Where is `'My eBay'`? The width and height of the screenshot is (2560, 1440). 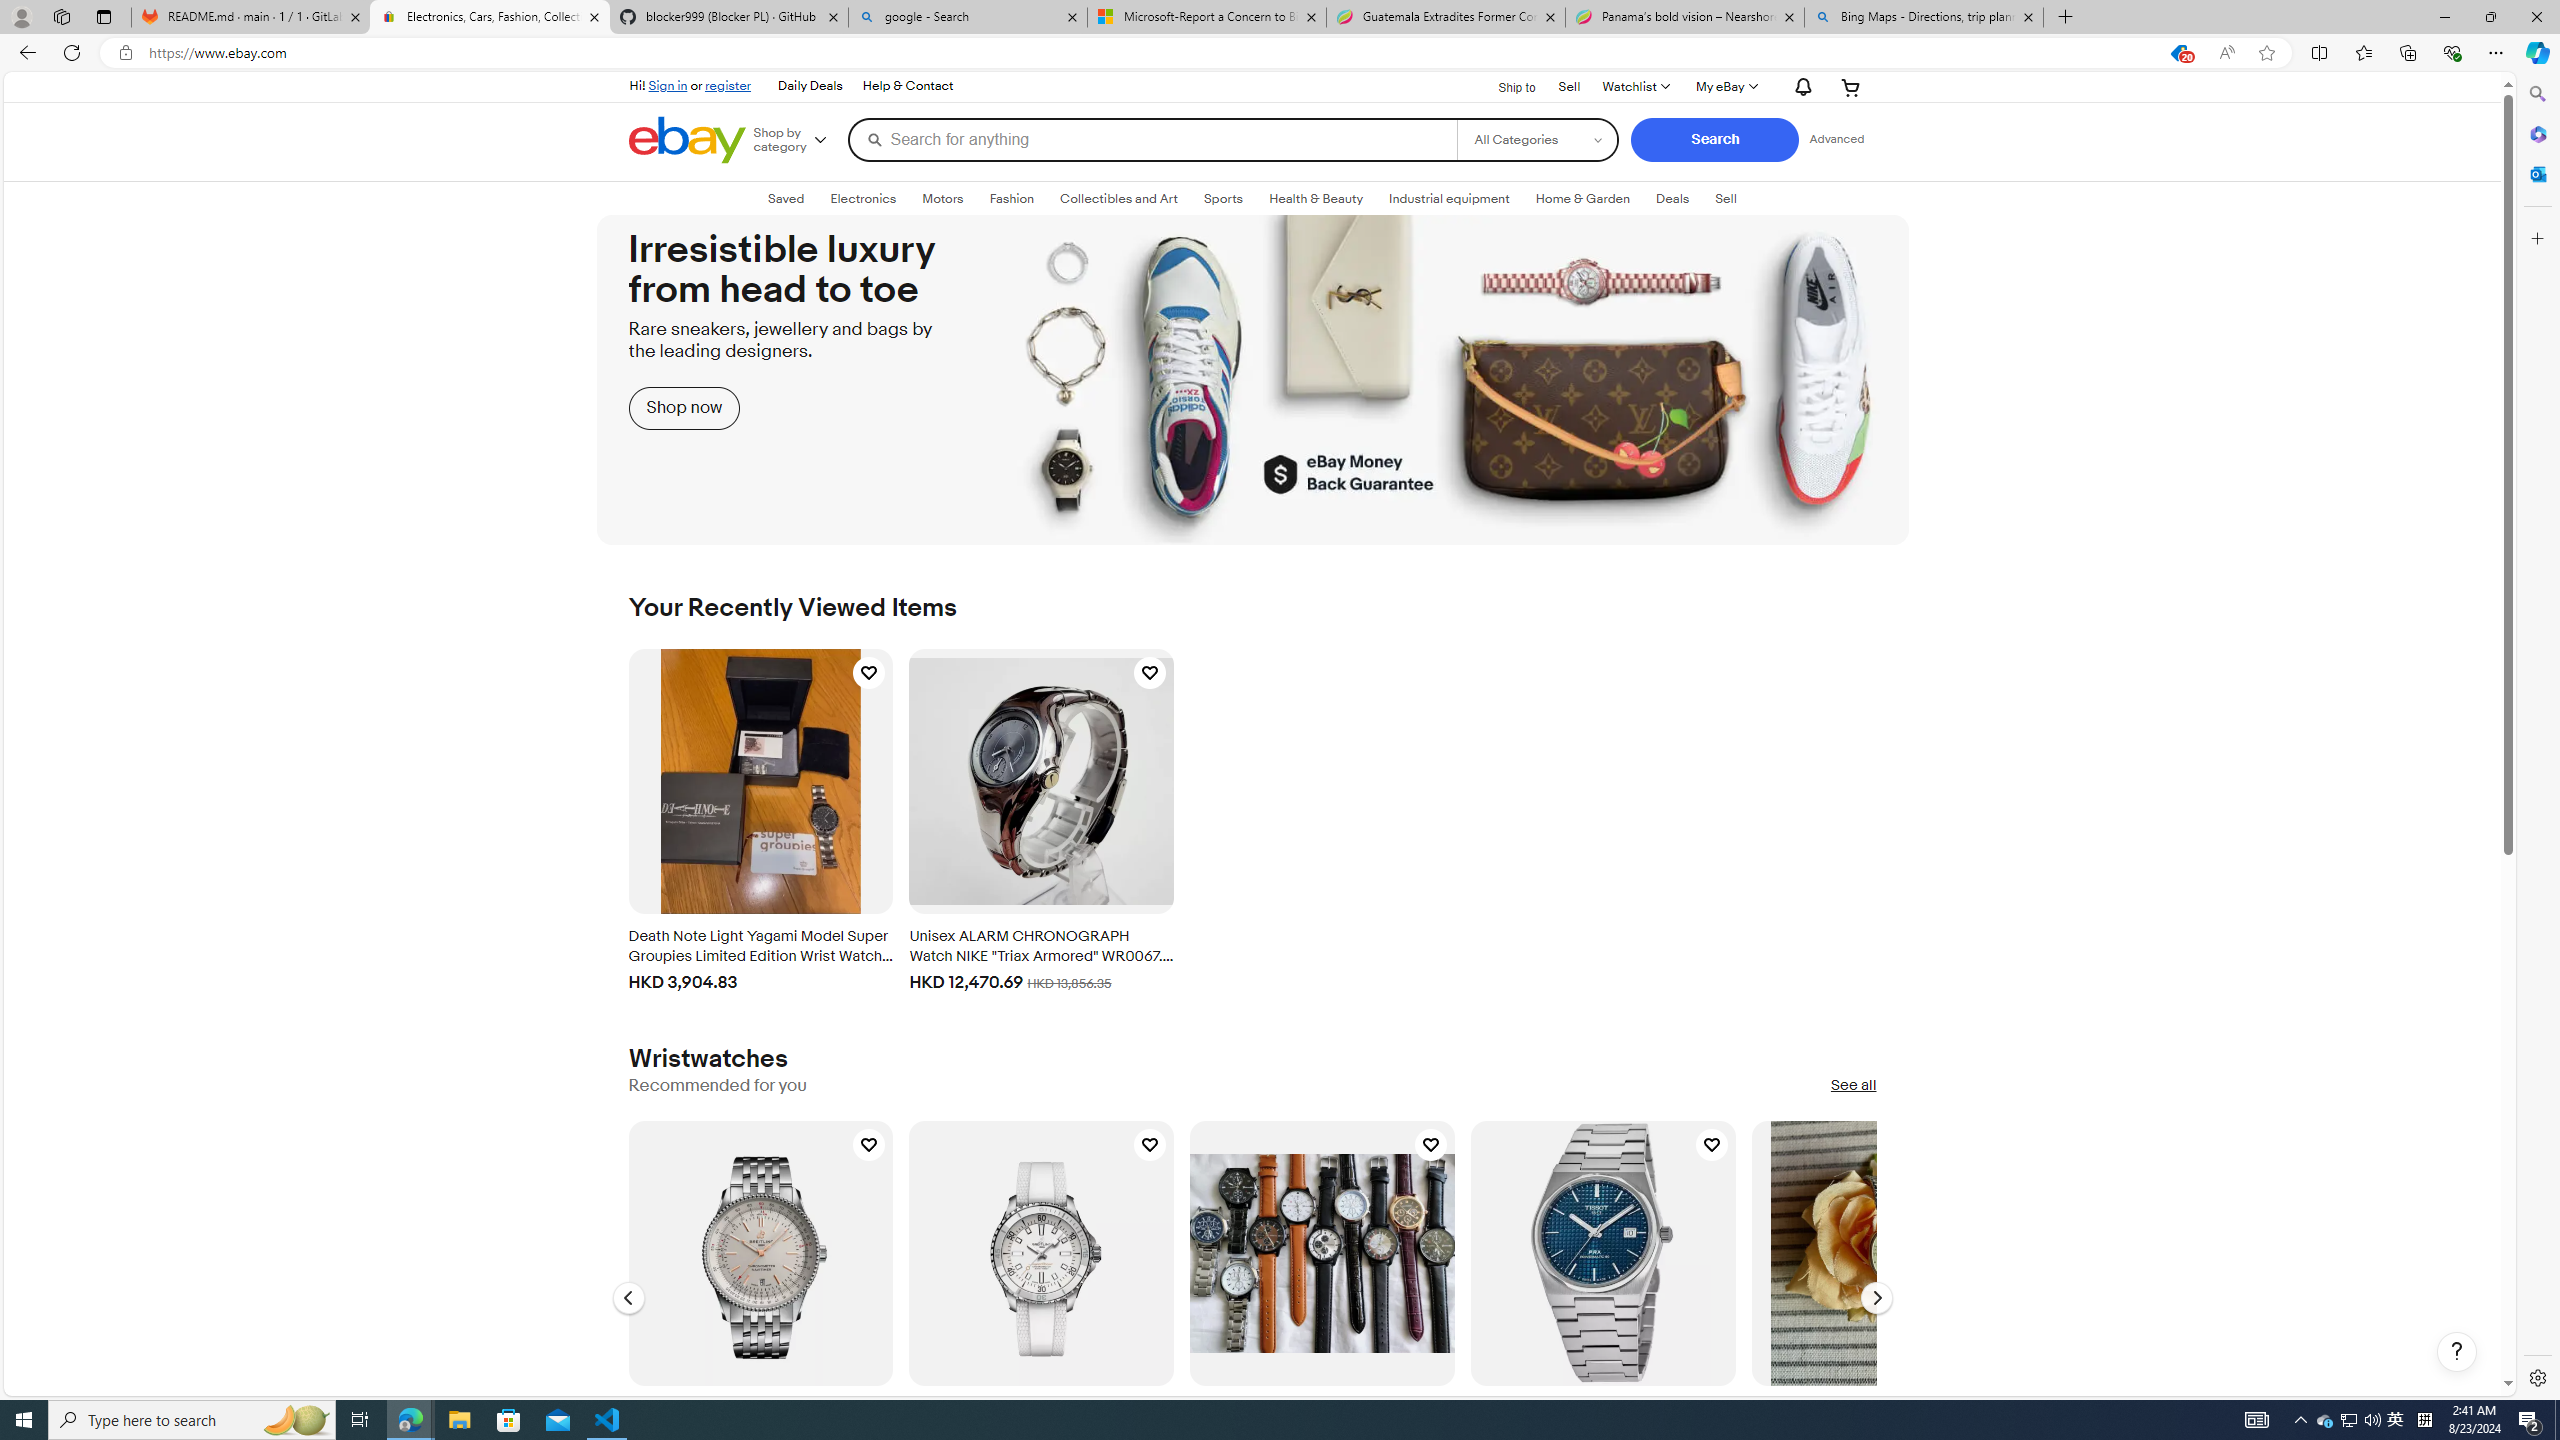
'My eBay' is located at coordinates (1724, 87).